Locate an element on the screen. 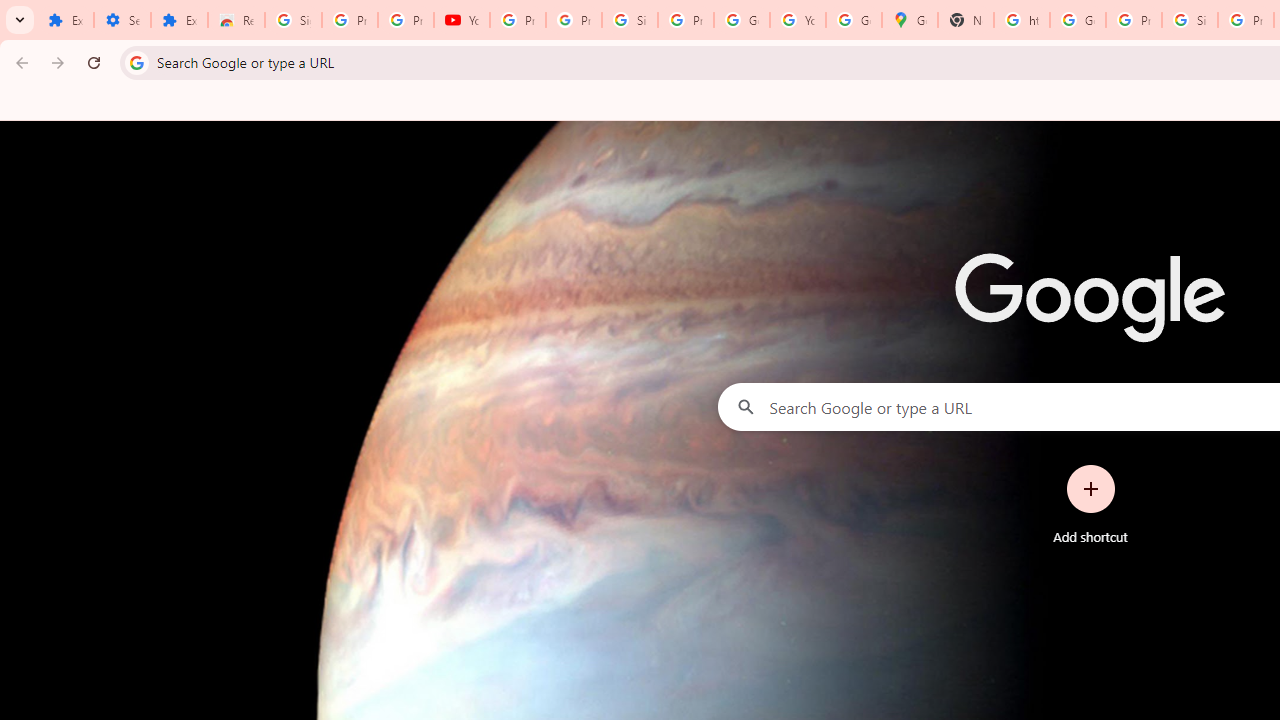 Image resolution: width=1280 pixels, height=720 pixels. 'Extensions' is located at coordinates (179, 20).